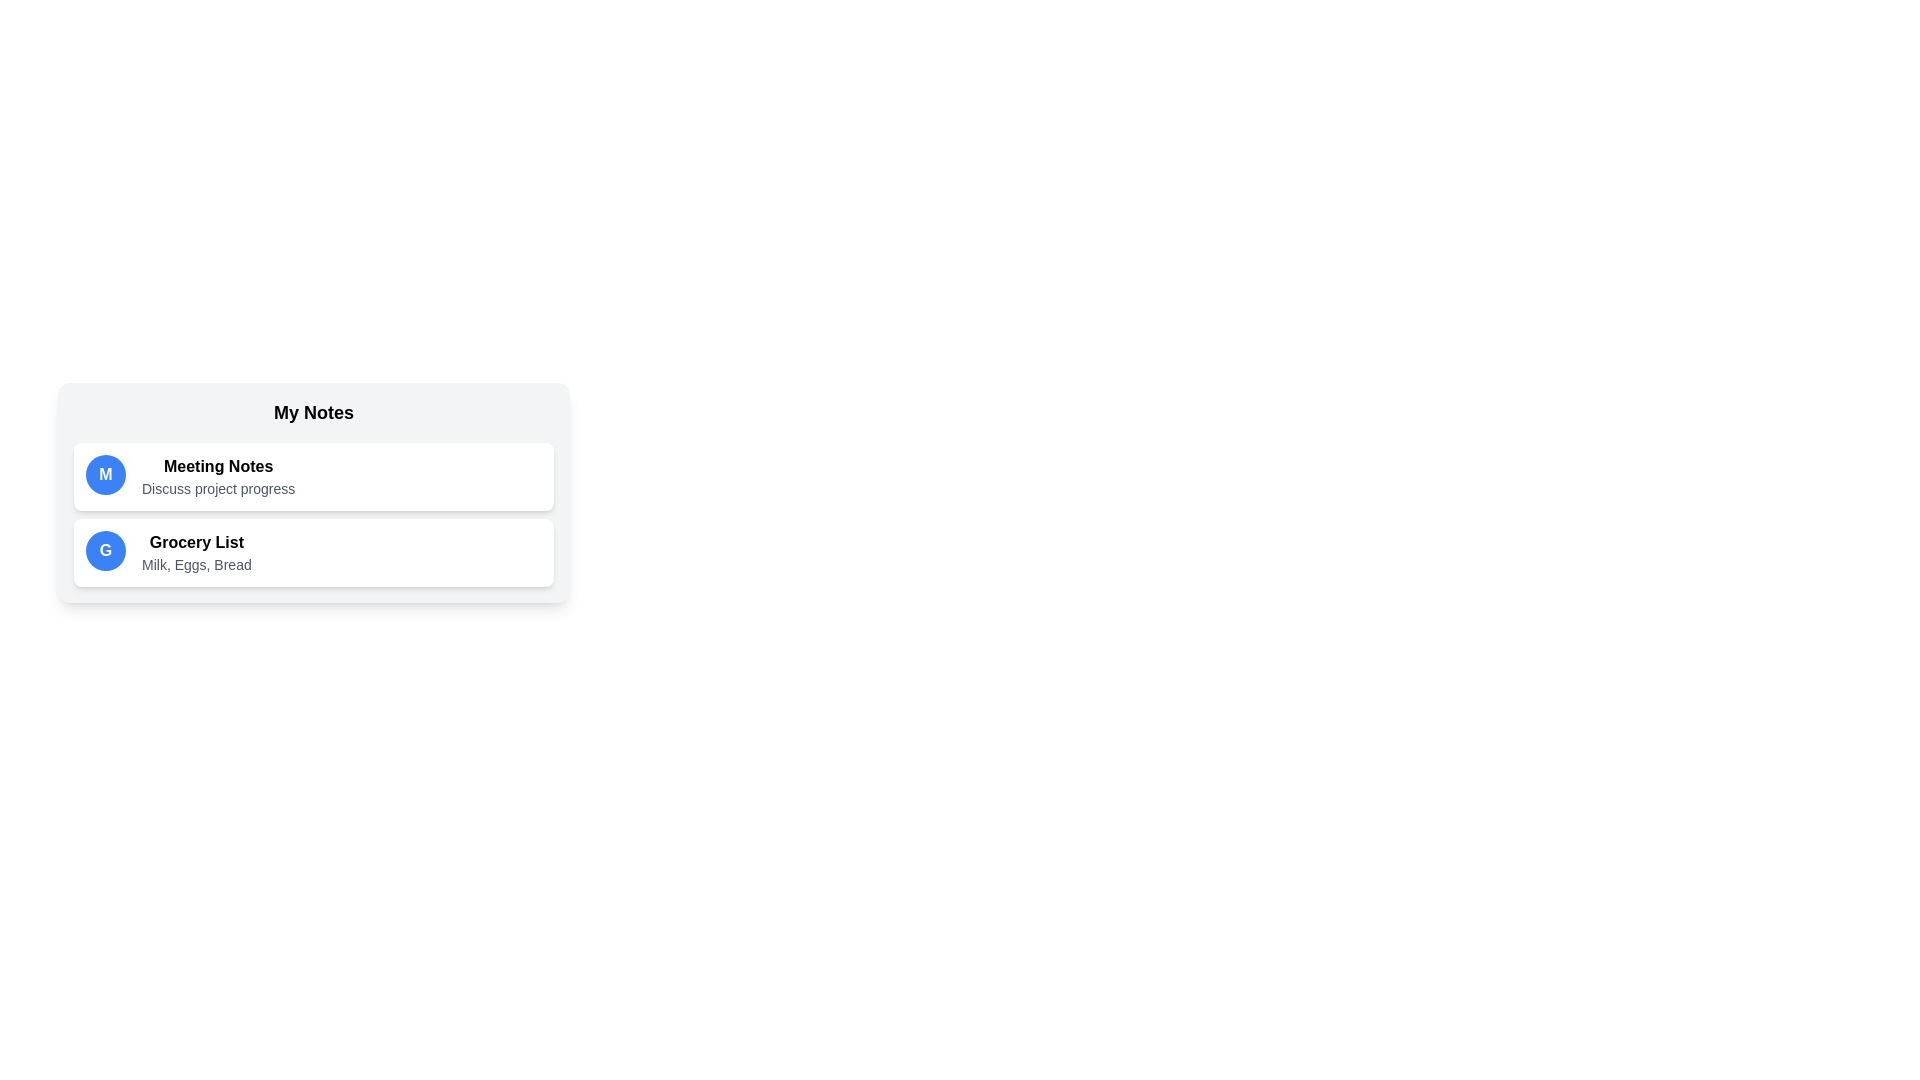 The image size is (1920, 1080). What do you see at coordinates (218, 466) in the screenshot?
I see `the note title Meeting Notes to display options or details` at bounding box center [218, 466].